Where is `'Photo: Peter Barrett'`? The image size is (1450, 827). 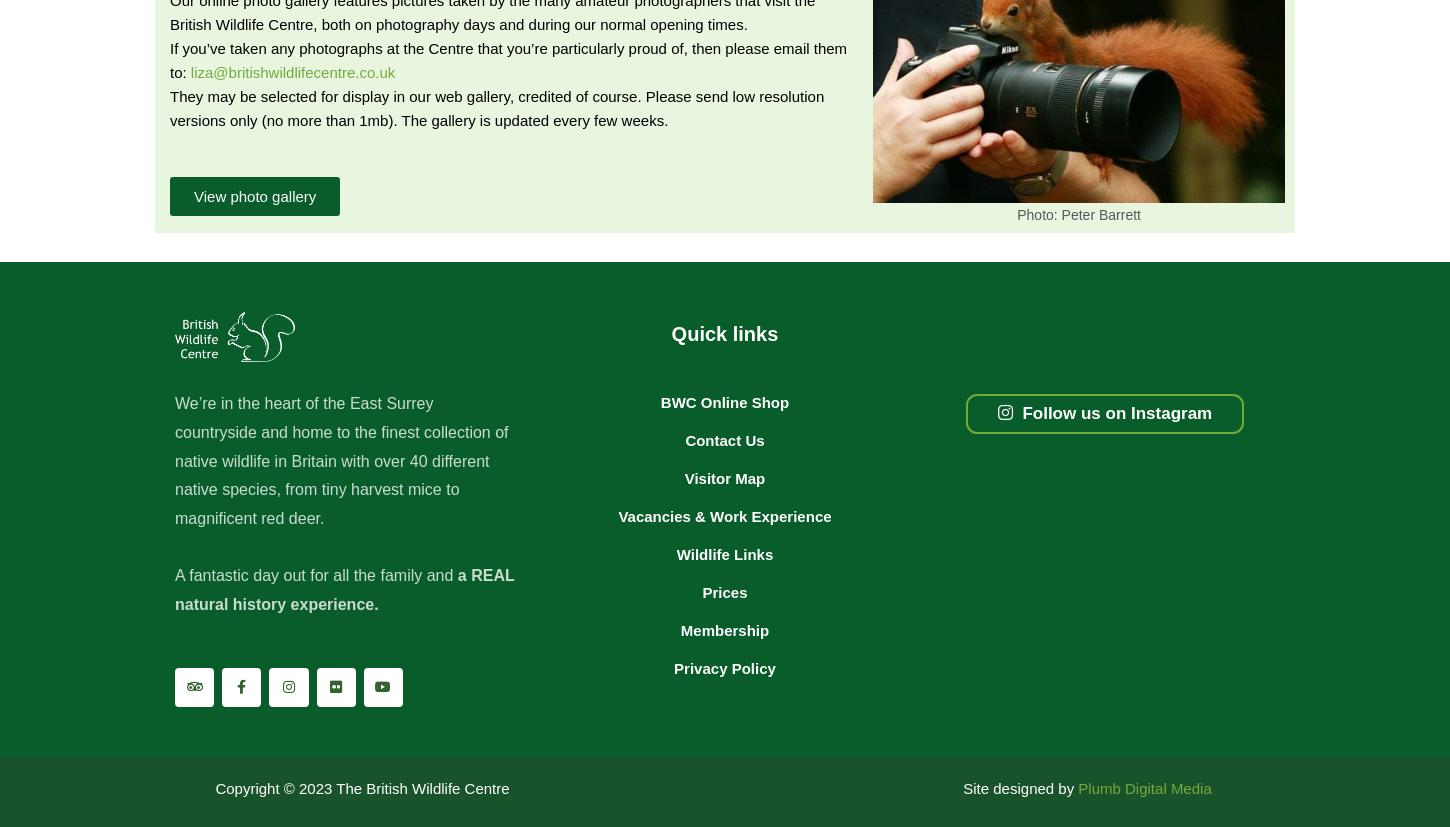
'Photo: Peter Barrett' is located at coordinates (1078, 214).